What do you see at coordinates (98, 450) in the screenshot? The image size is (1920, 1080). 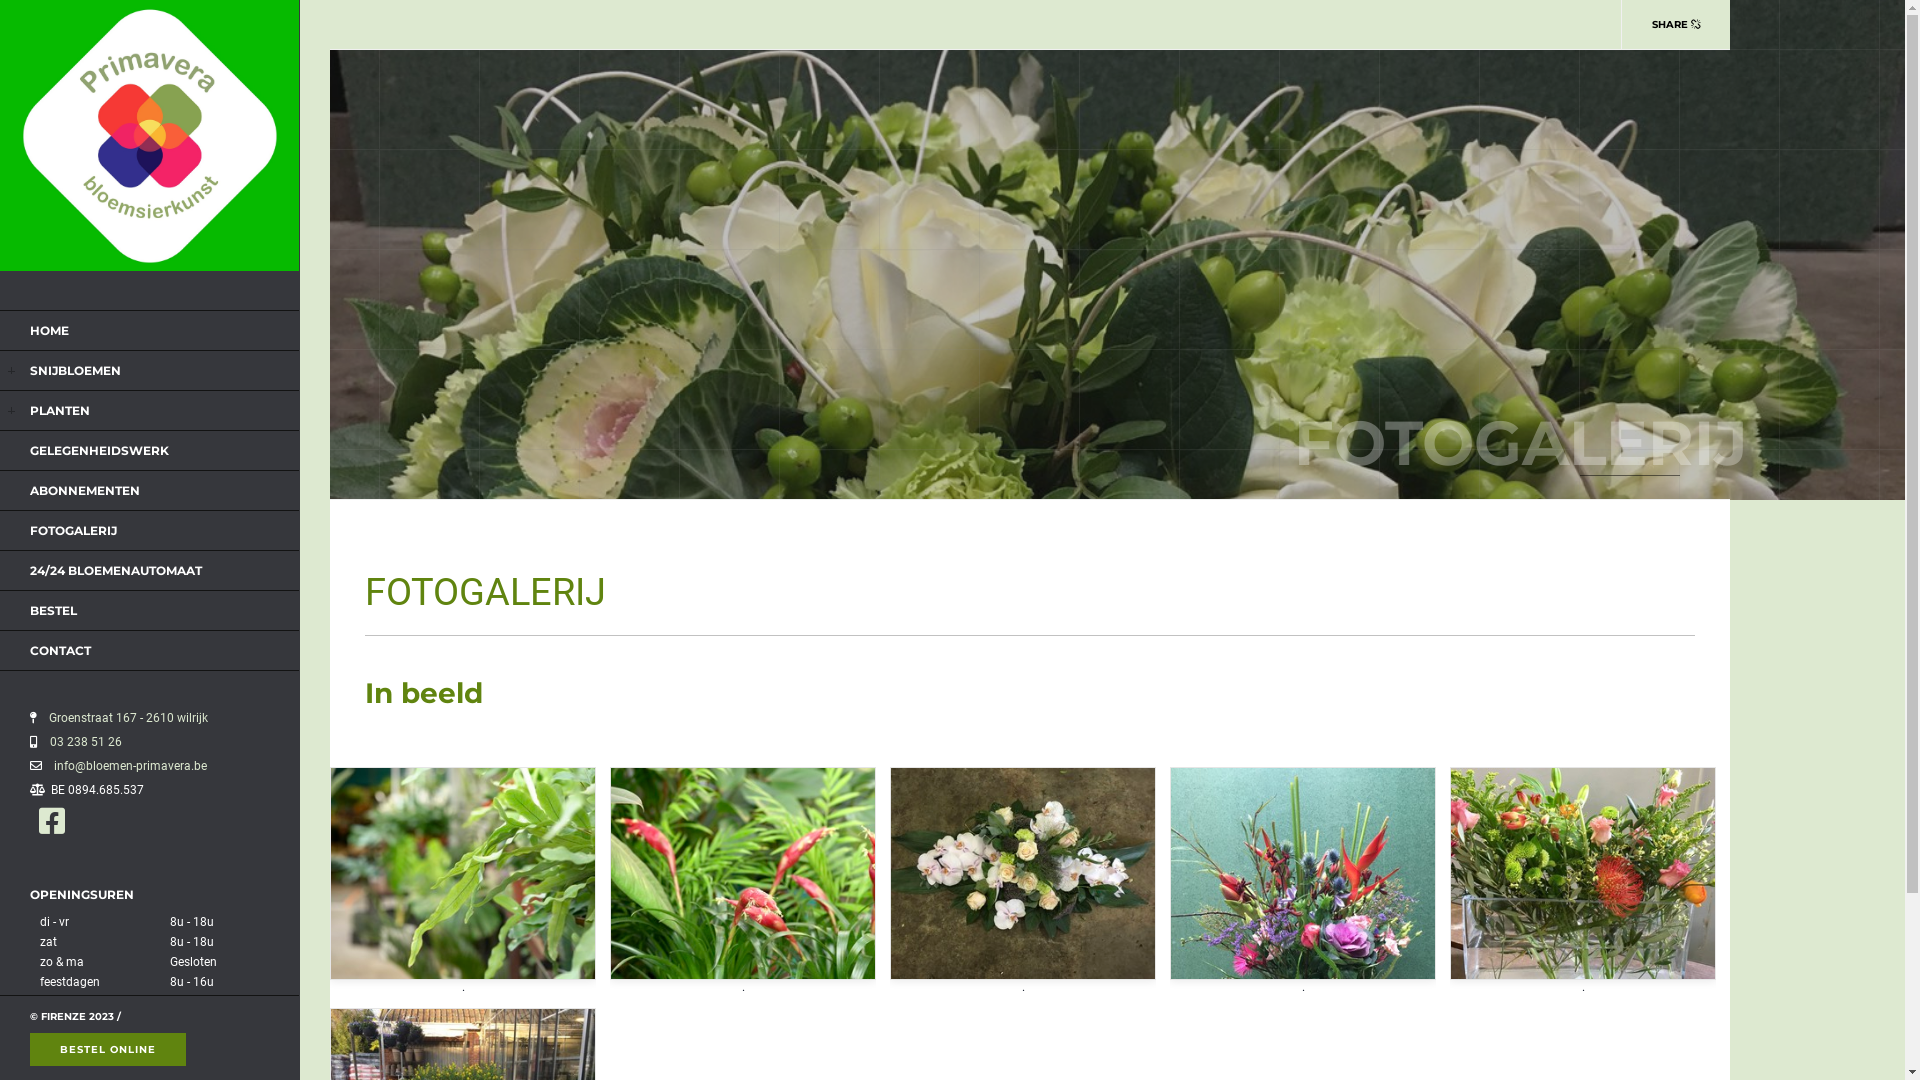 I see `'GELEGENHEIDSWERK'` at bounding box center [98, 450].